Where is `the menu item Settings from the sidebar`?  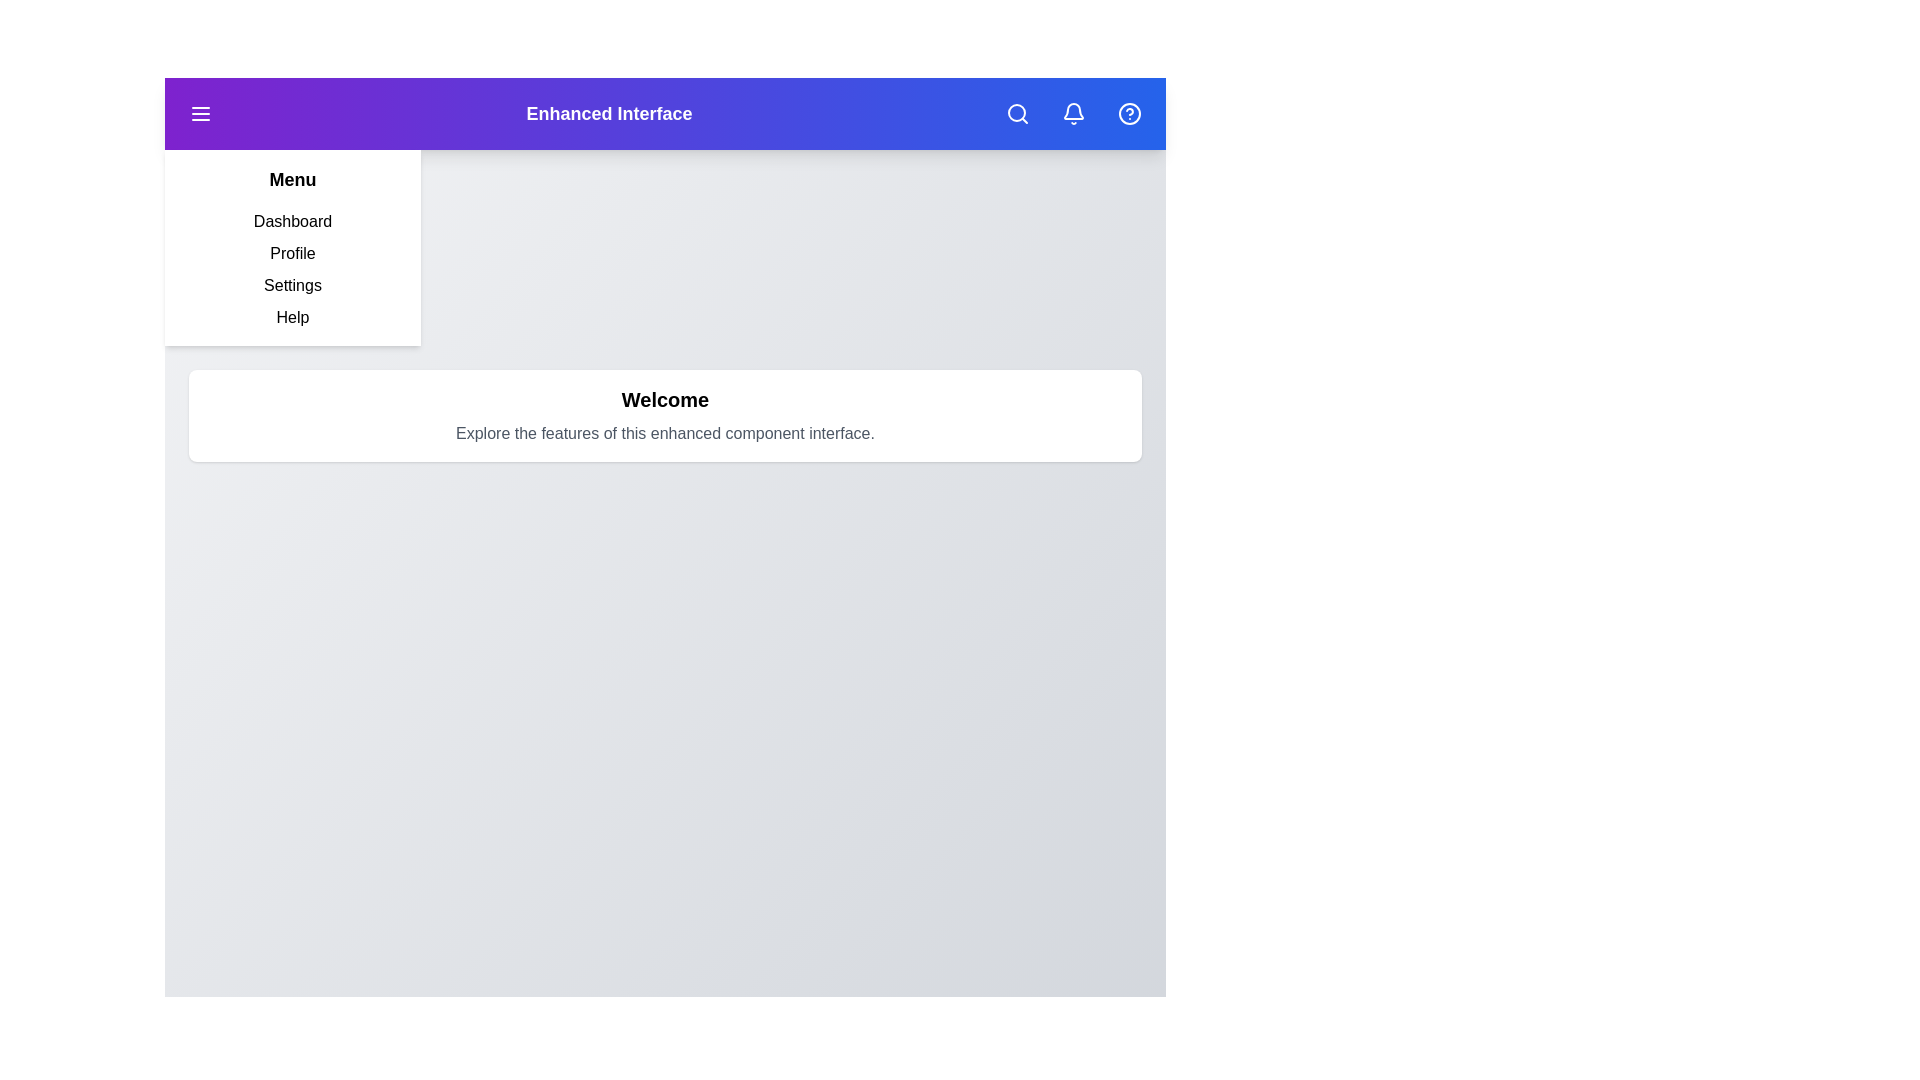
the menu item Settings from the sidebar is located at coordinates (291, 285).